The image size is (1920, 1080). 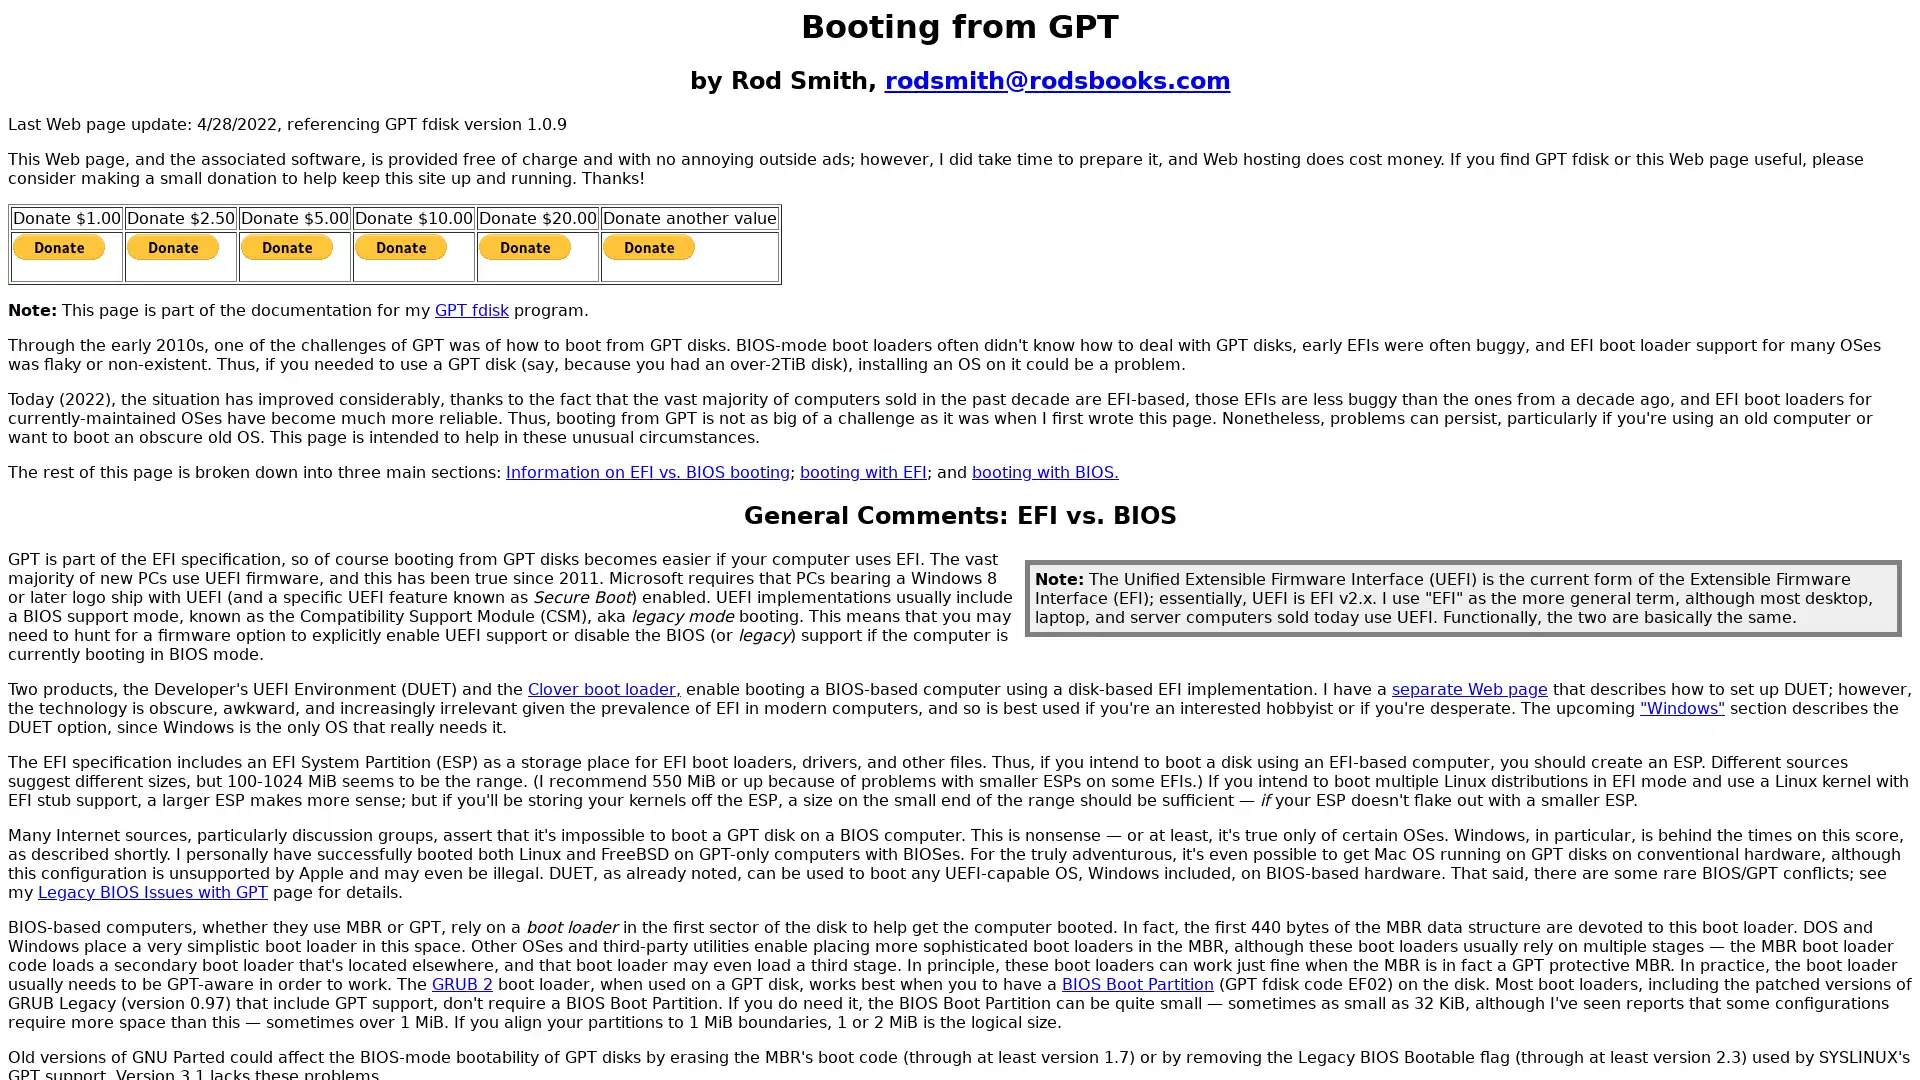 What do you see at coordinates (524, 245) in the screenshot?
I see `PayPal - The safer, easier way to pay online!` at bounding box center [524, 245].